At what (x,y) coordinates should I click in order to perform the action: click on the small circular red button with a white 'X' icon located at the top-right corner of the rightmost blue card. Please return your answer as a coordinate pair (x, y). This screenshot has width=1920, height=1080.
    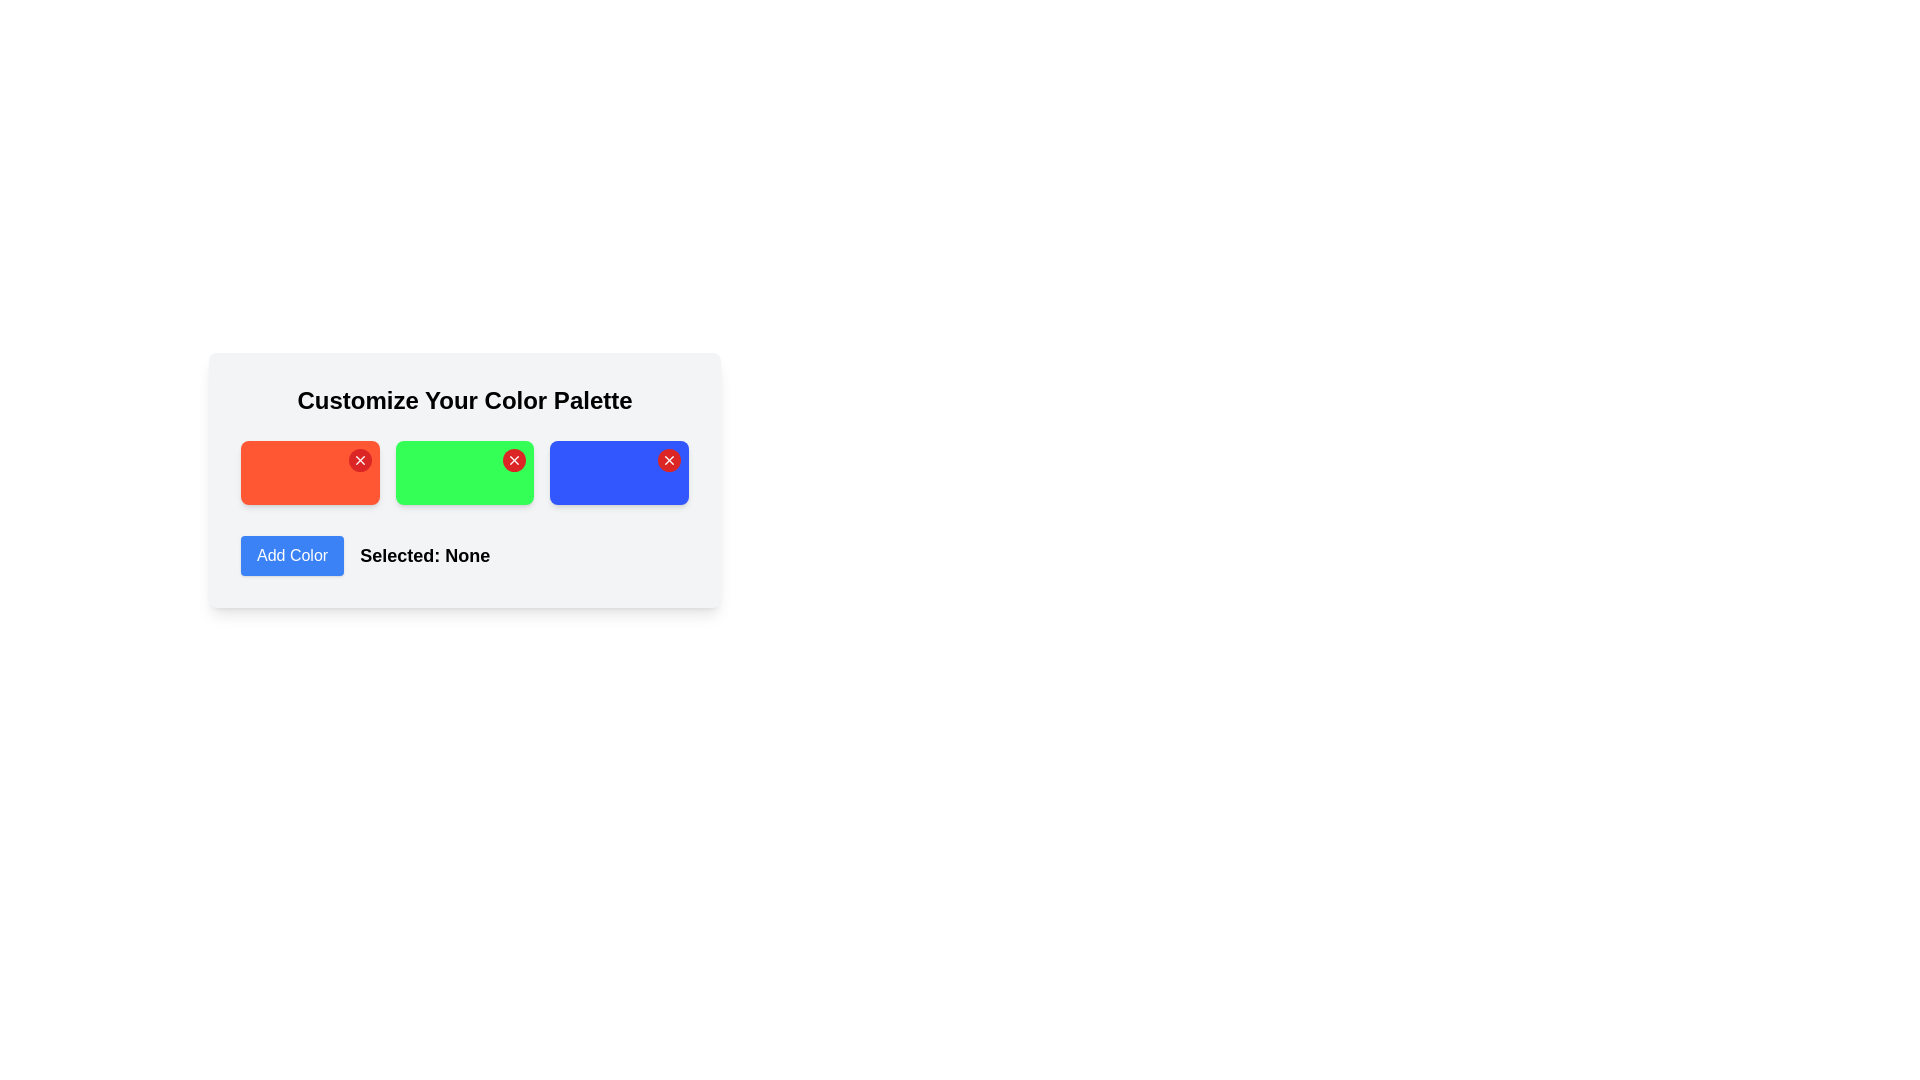
    Looking at the image, I should click on (669, 460).